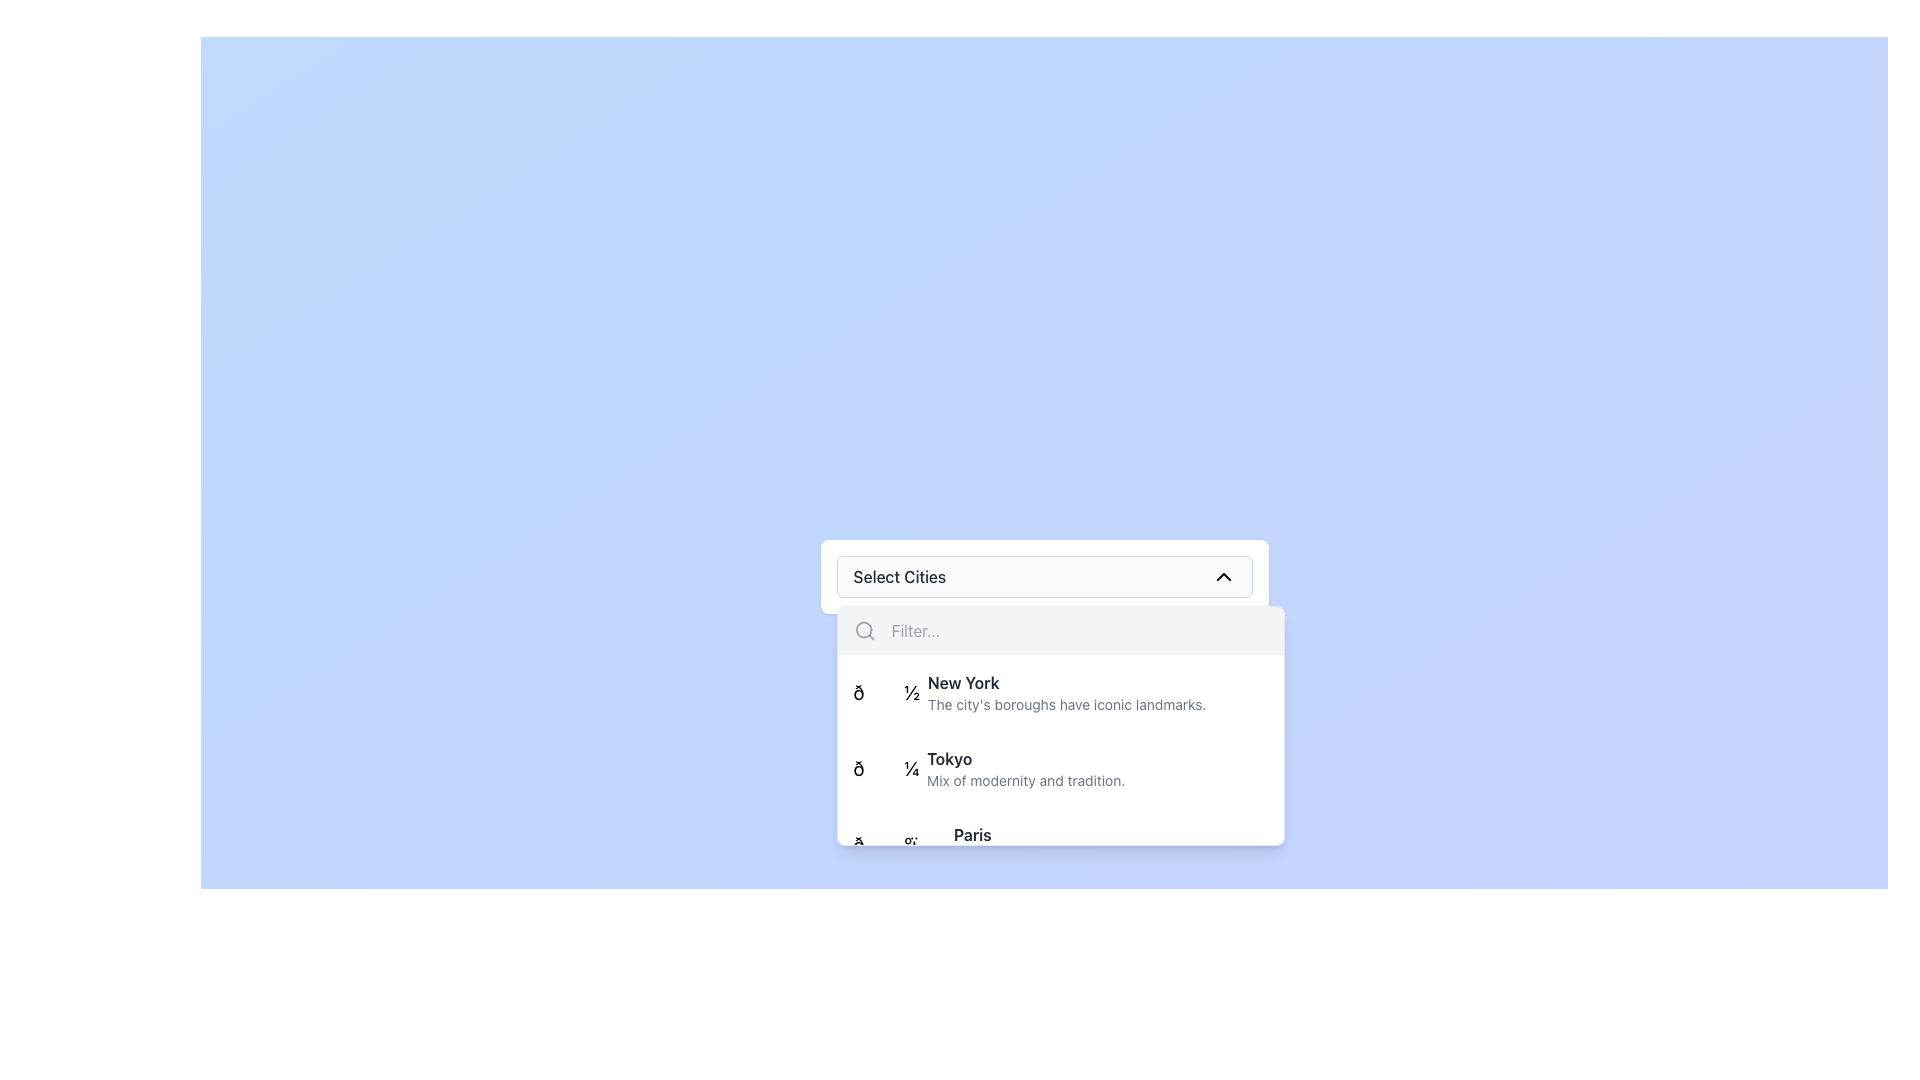  What do you see at coordinates (979, 844) in the screenshot?
I see `the List item element containing the text 'Paris' and the supporting text 'City of Love and Lights'` at bounding box center [979, 844].